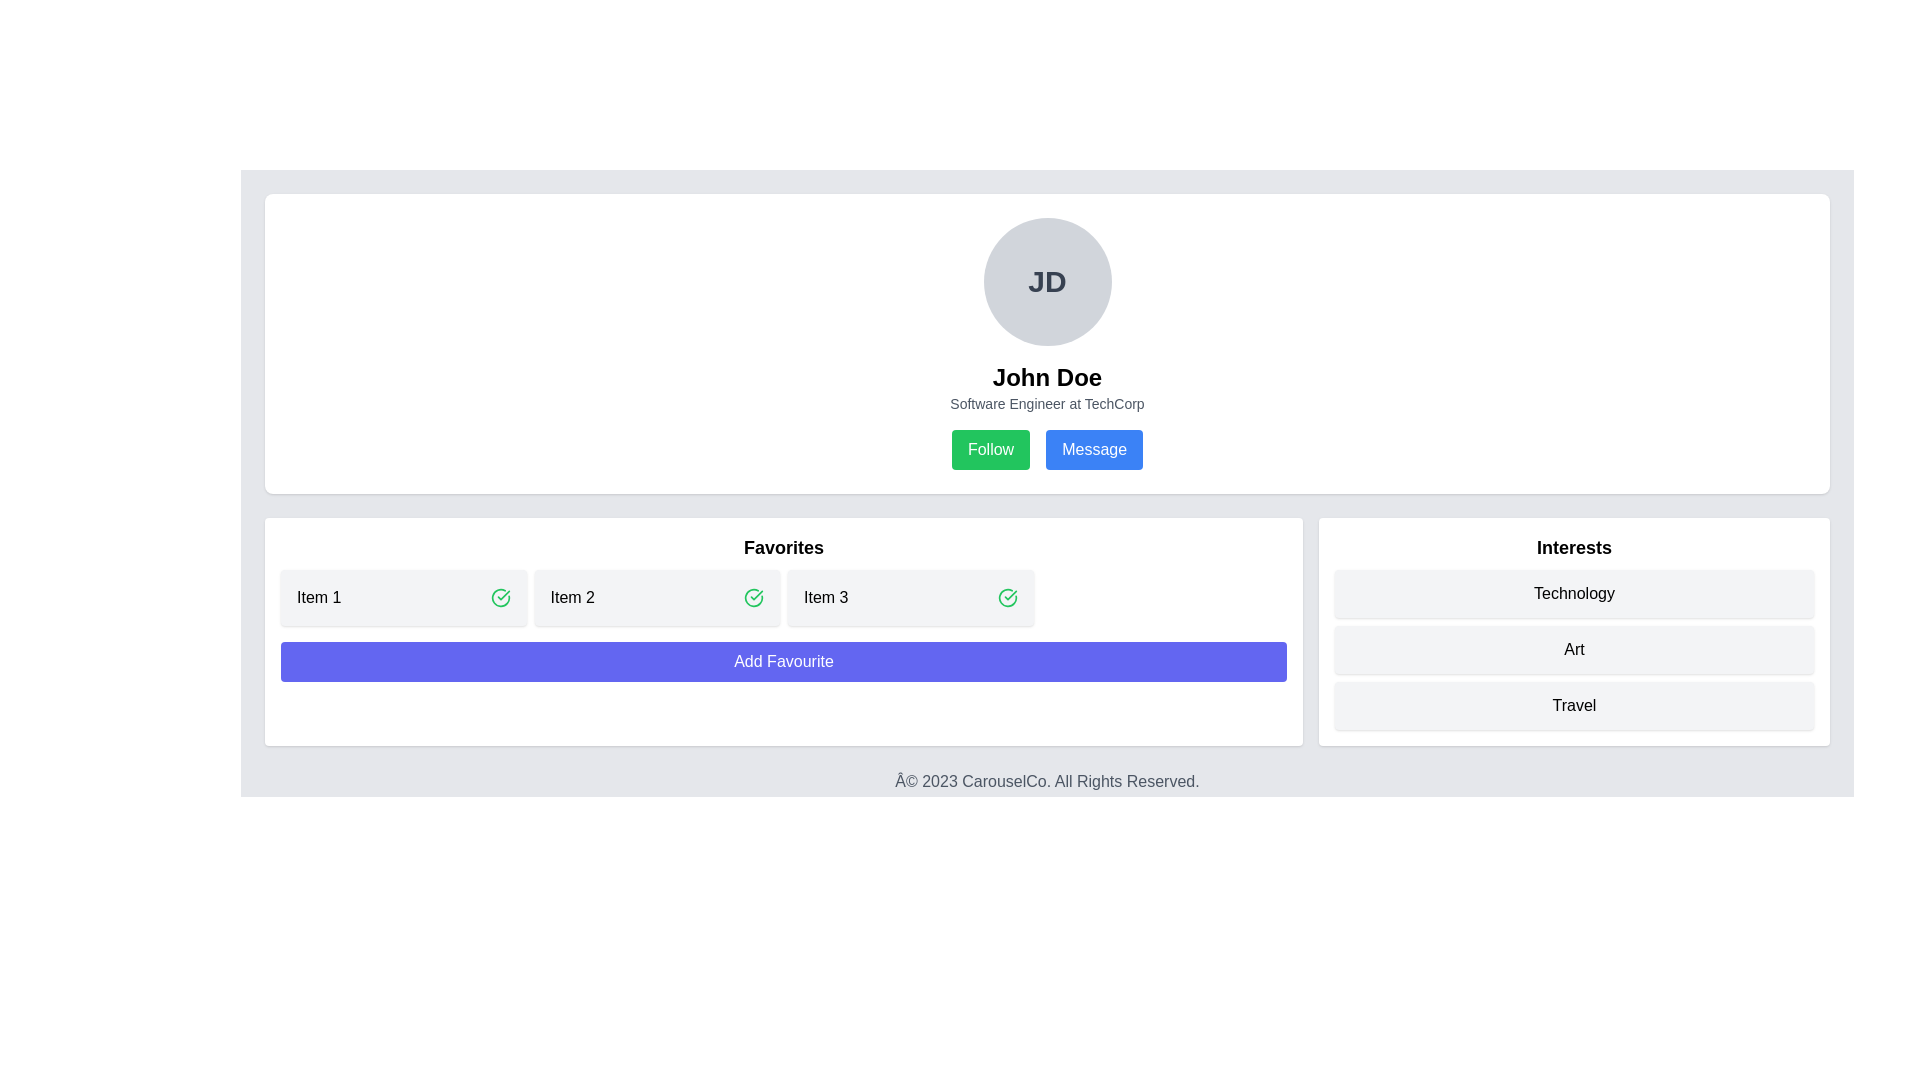  What do you see at coordinates (1046, 404) in the screenshot?
I see `the Text label that provides additional descriptive information about the user's professional role and affiliated organization, located directly beneath the user's name 'John Doe'` at bounding box center [1046, 404].